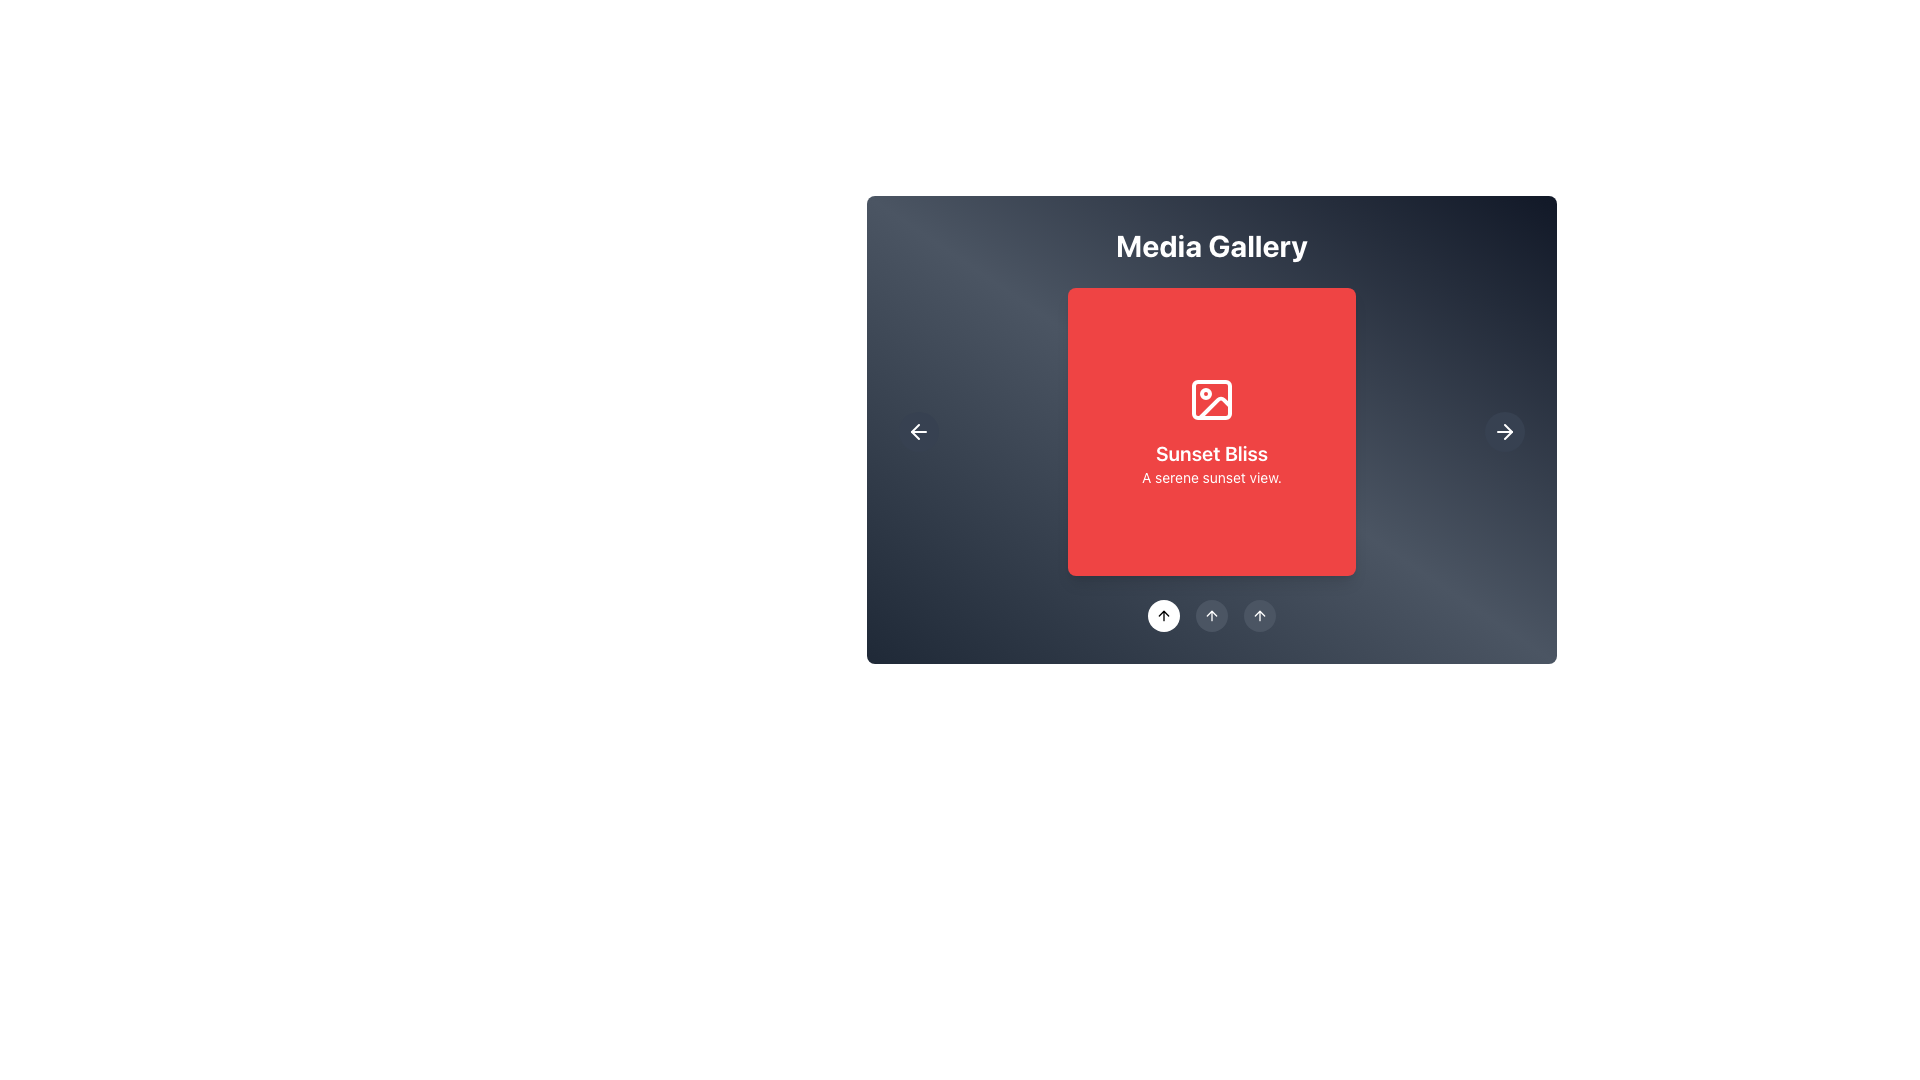  I want to click on the central content card titled 'Sunset Bliss' in the media gallery to interact with it, so click(1210, 431).